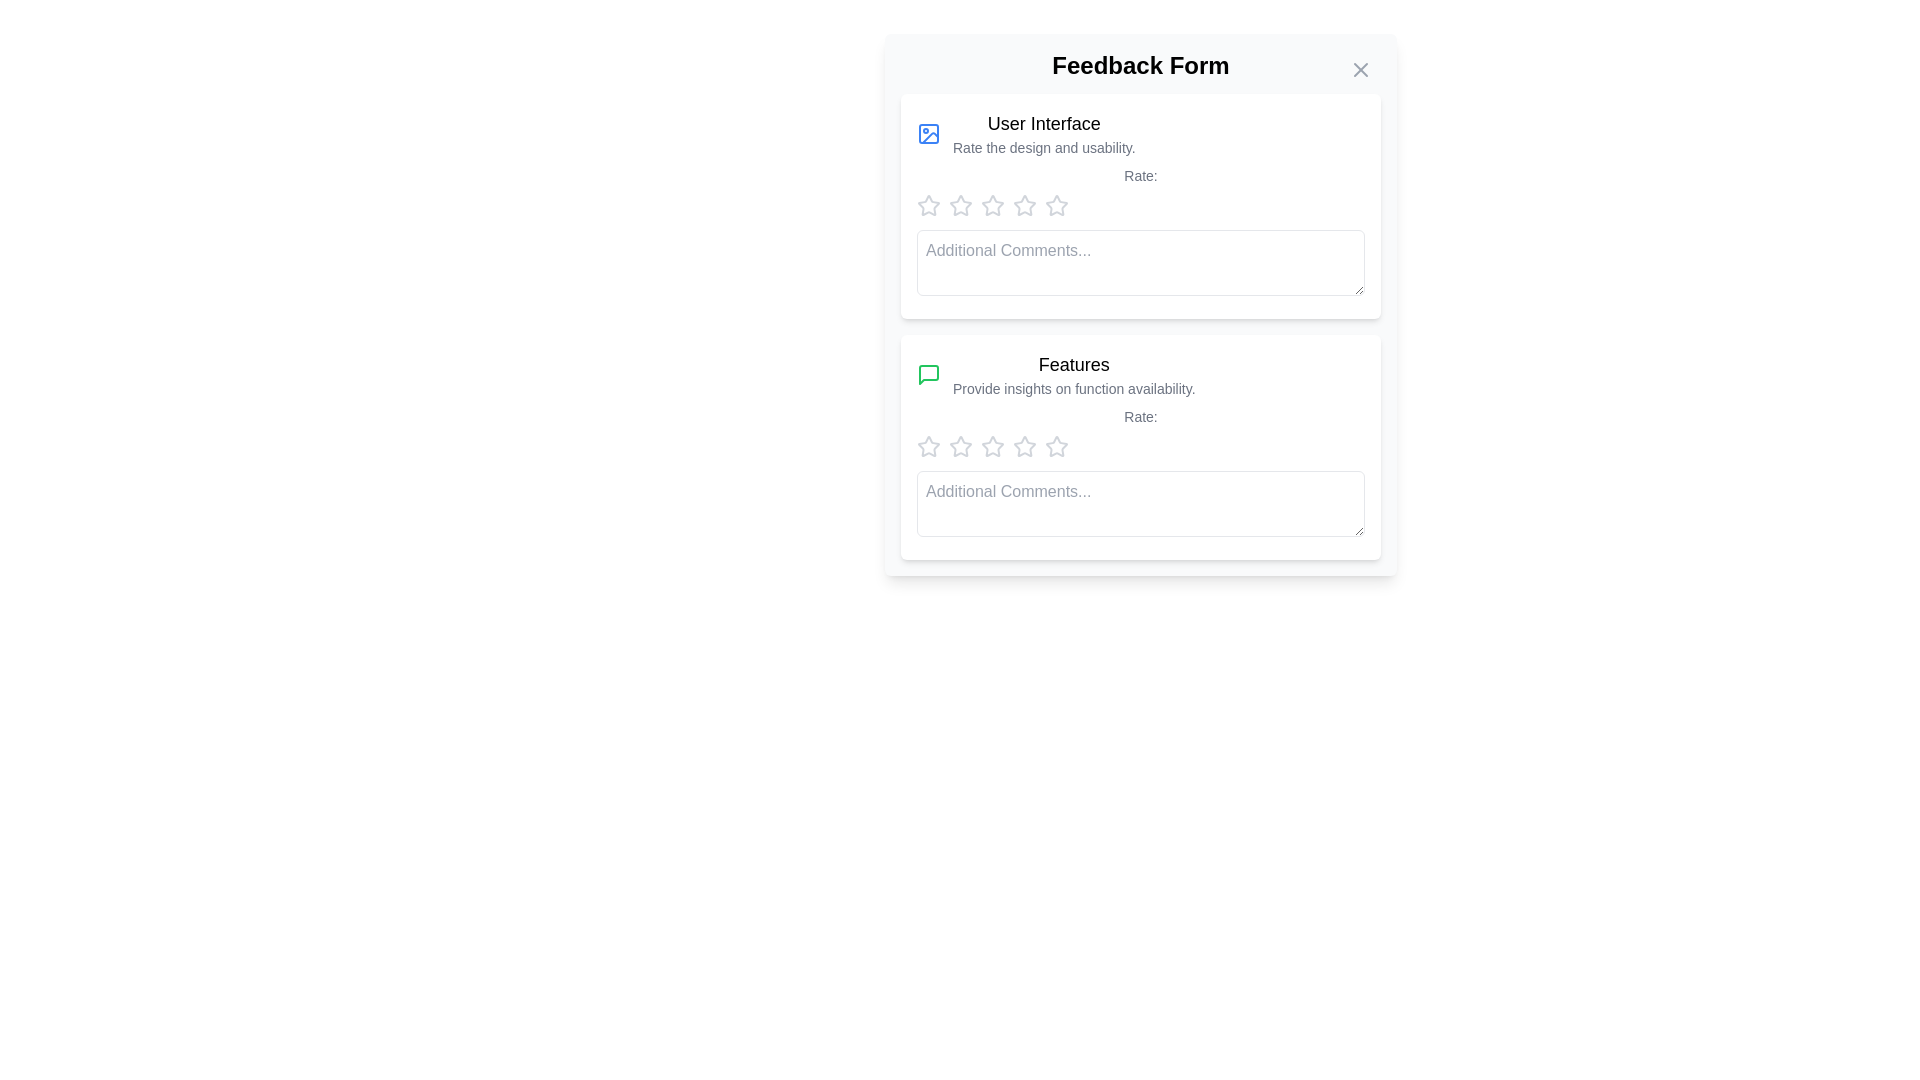  I want to click on the sixth star in the horizontal sequence of seven rating stars in the 'Features' section of the feedback form, so click(1025, 446).